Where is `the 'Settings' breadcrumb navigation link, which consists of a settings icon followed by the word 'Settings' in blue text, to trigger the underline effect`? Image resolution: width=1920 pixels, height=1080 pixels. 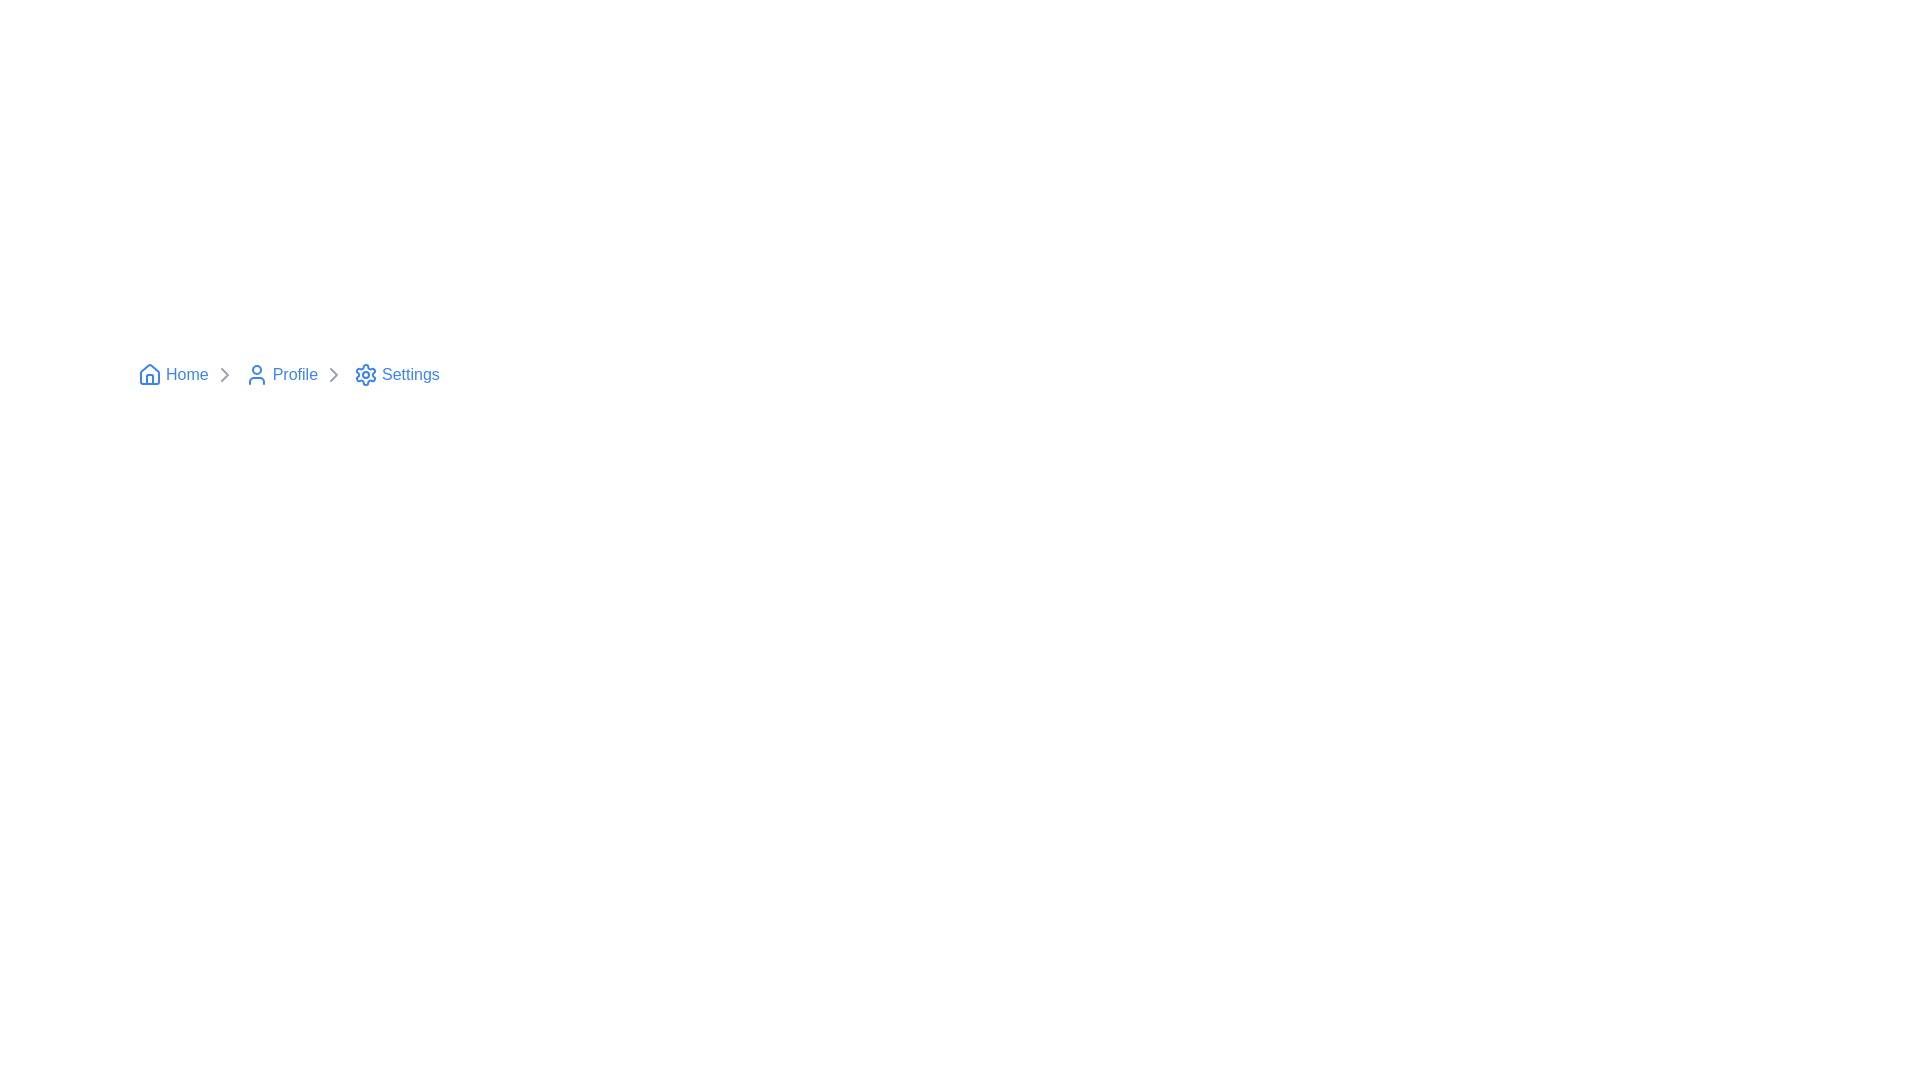 the 'Settings' breadcrumb navigation link, which consists of a settings icon followed by the word 'Settings' in blue text, to trigger the underline effect is located at coordinates (396, 374).